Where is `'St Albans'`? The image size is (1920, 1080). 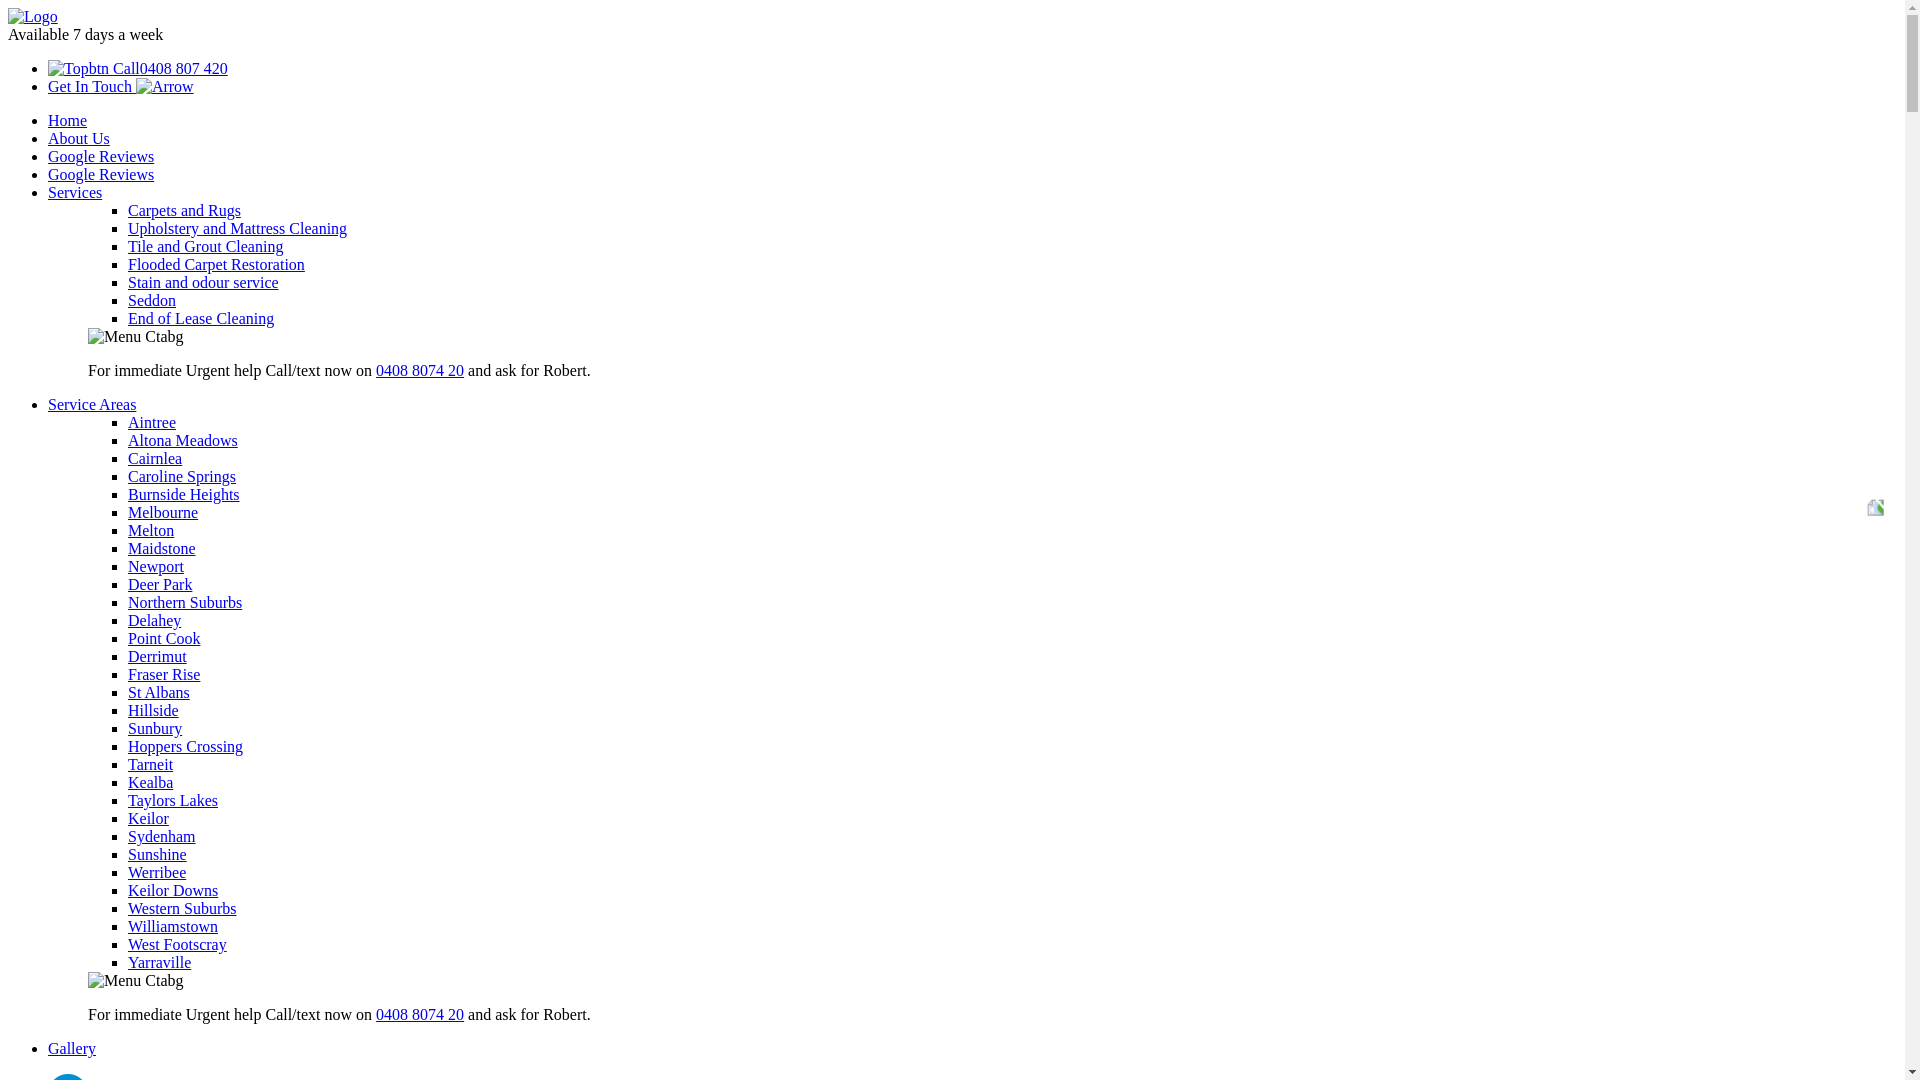
'St Albans' is located at coordinates (157, 691).